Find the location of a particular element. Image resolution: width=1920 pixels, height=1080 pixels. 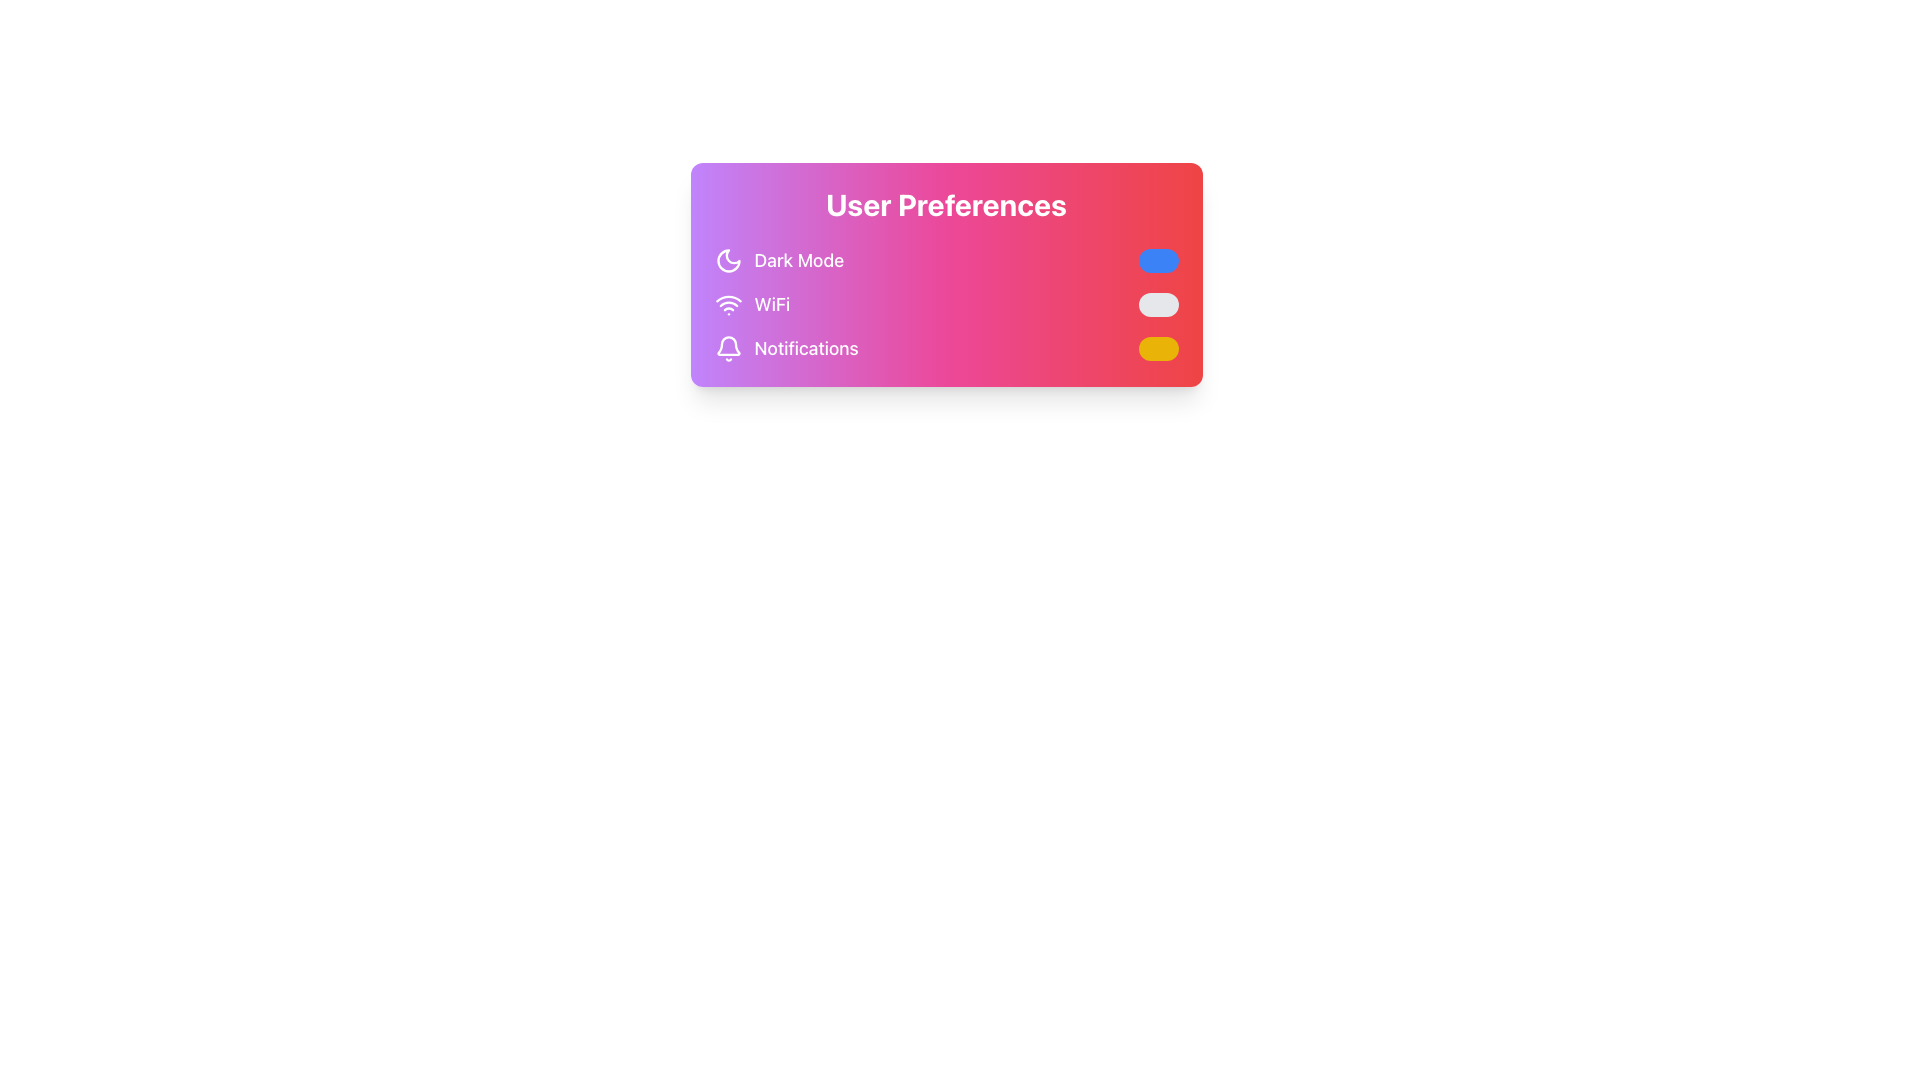

the notification icon, which is a bell icon located below the WiFi icon and next to the Notifications text in the User Preferences section is located at coordinates (727, 345).